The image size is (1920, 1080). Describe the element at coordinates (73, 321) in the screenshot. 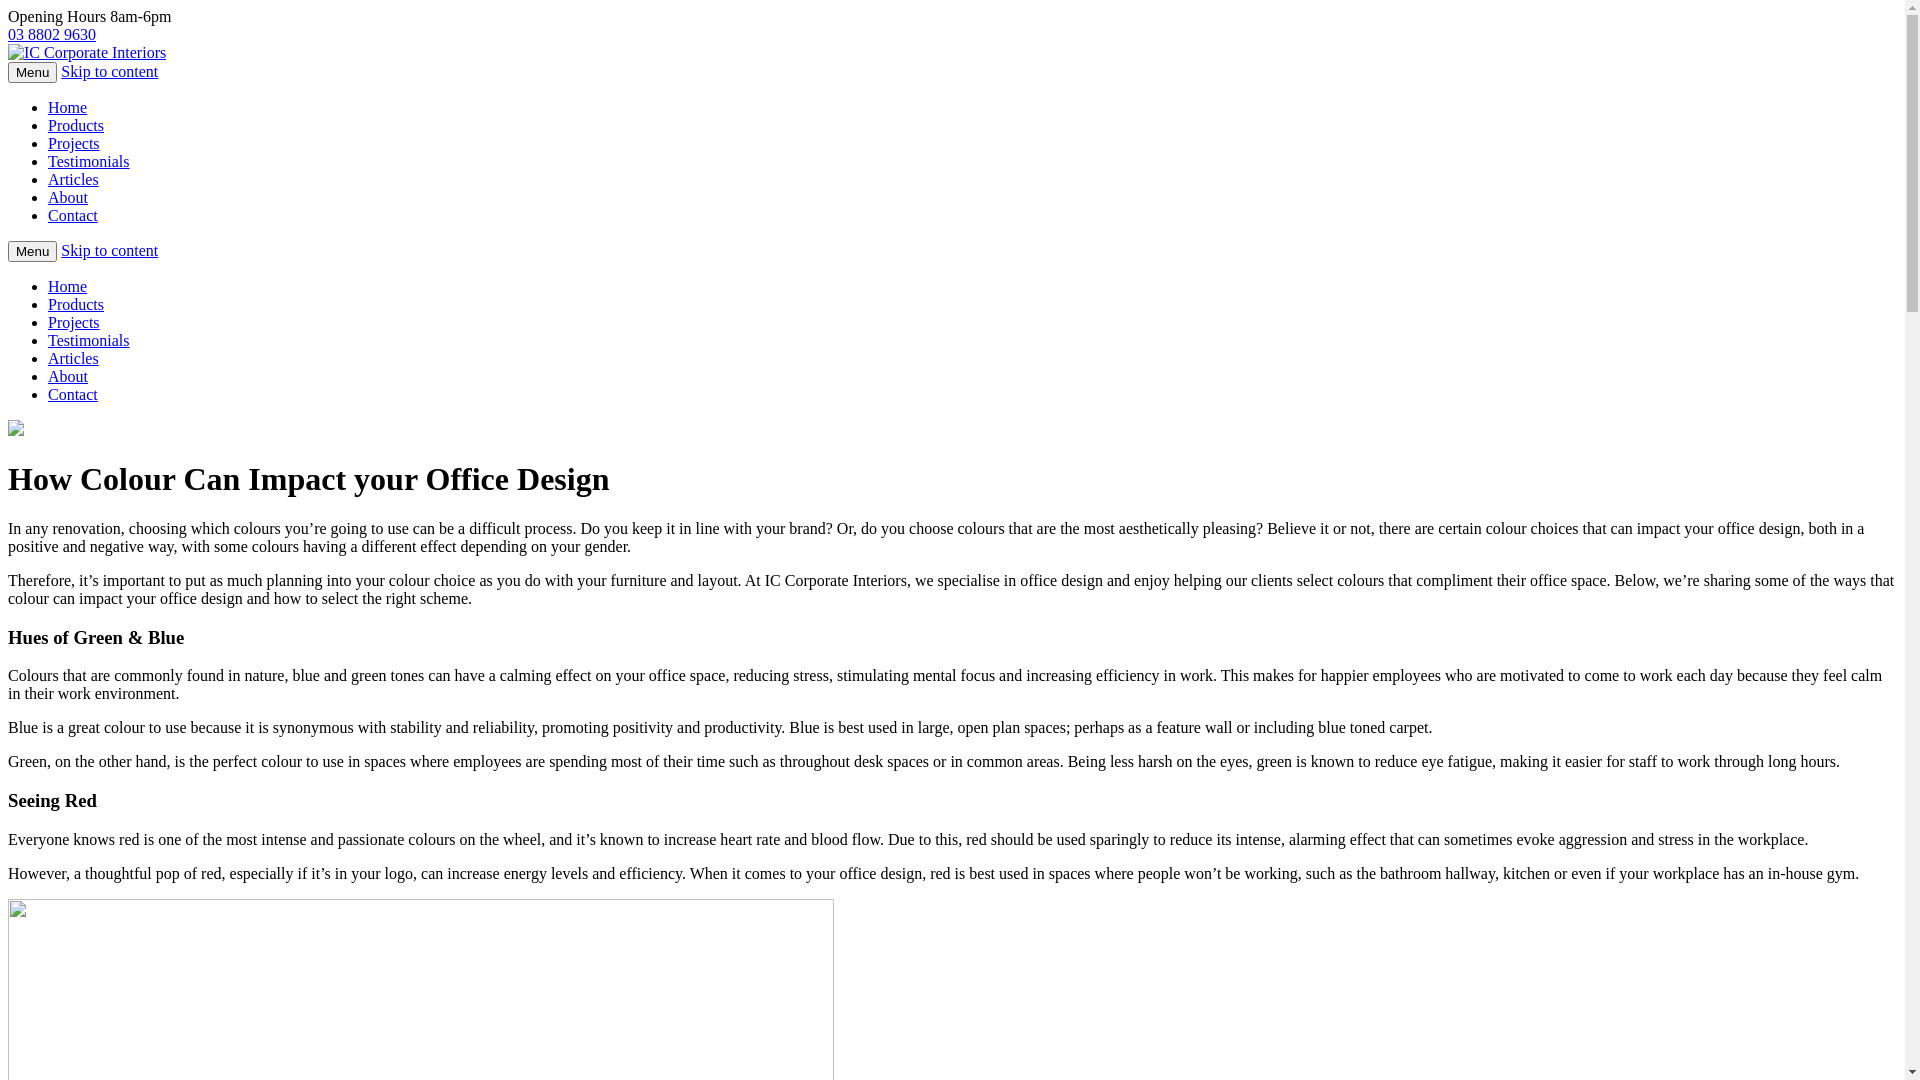

I see `'Projects'` at that location.